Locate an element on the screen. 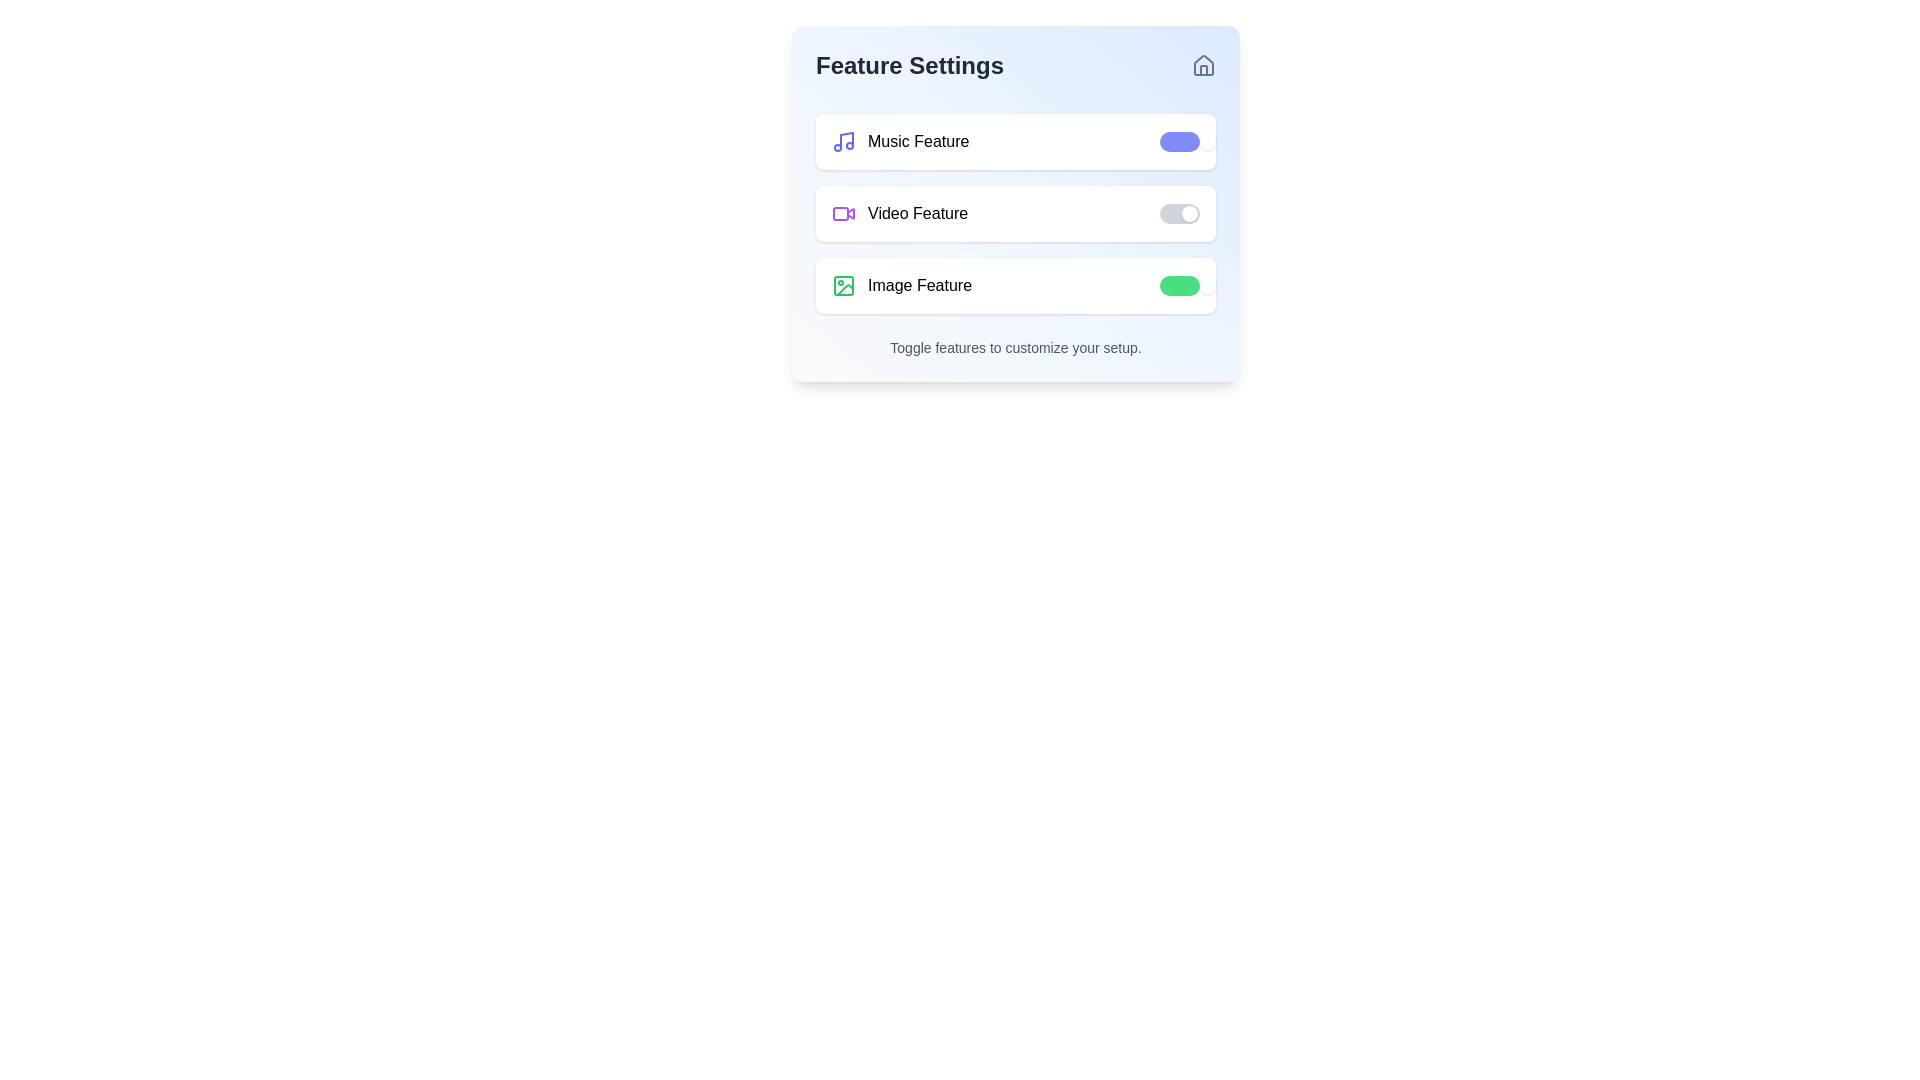 Image resolution: width=1920 pixels, height=1080 pixels. the non-interactive text label located at the bottom of the 'Feature Settings' card, which provides instructions for the toggle switches above it is located at coordinates (1016, 346).